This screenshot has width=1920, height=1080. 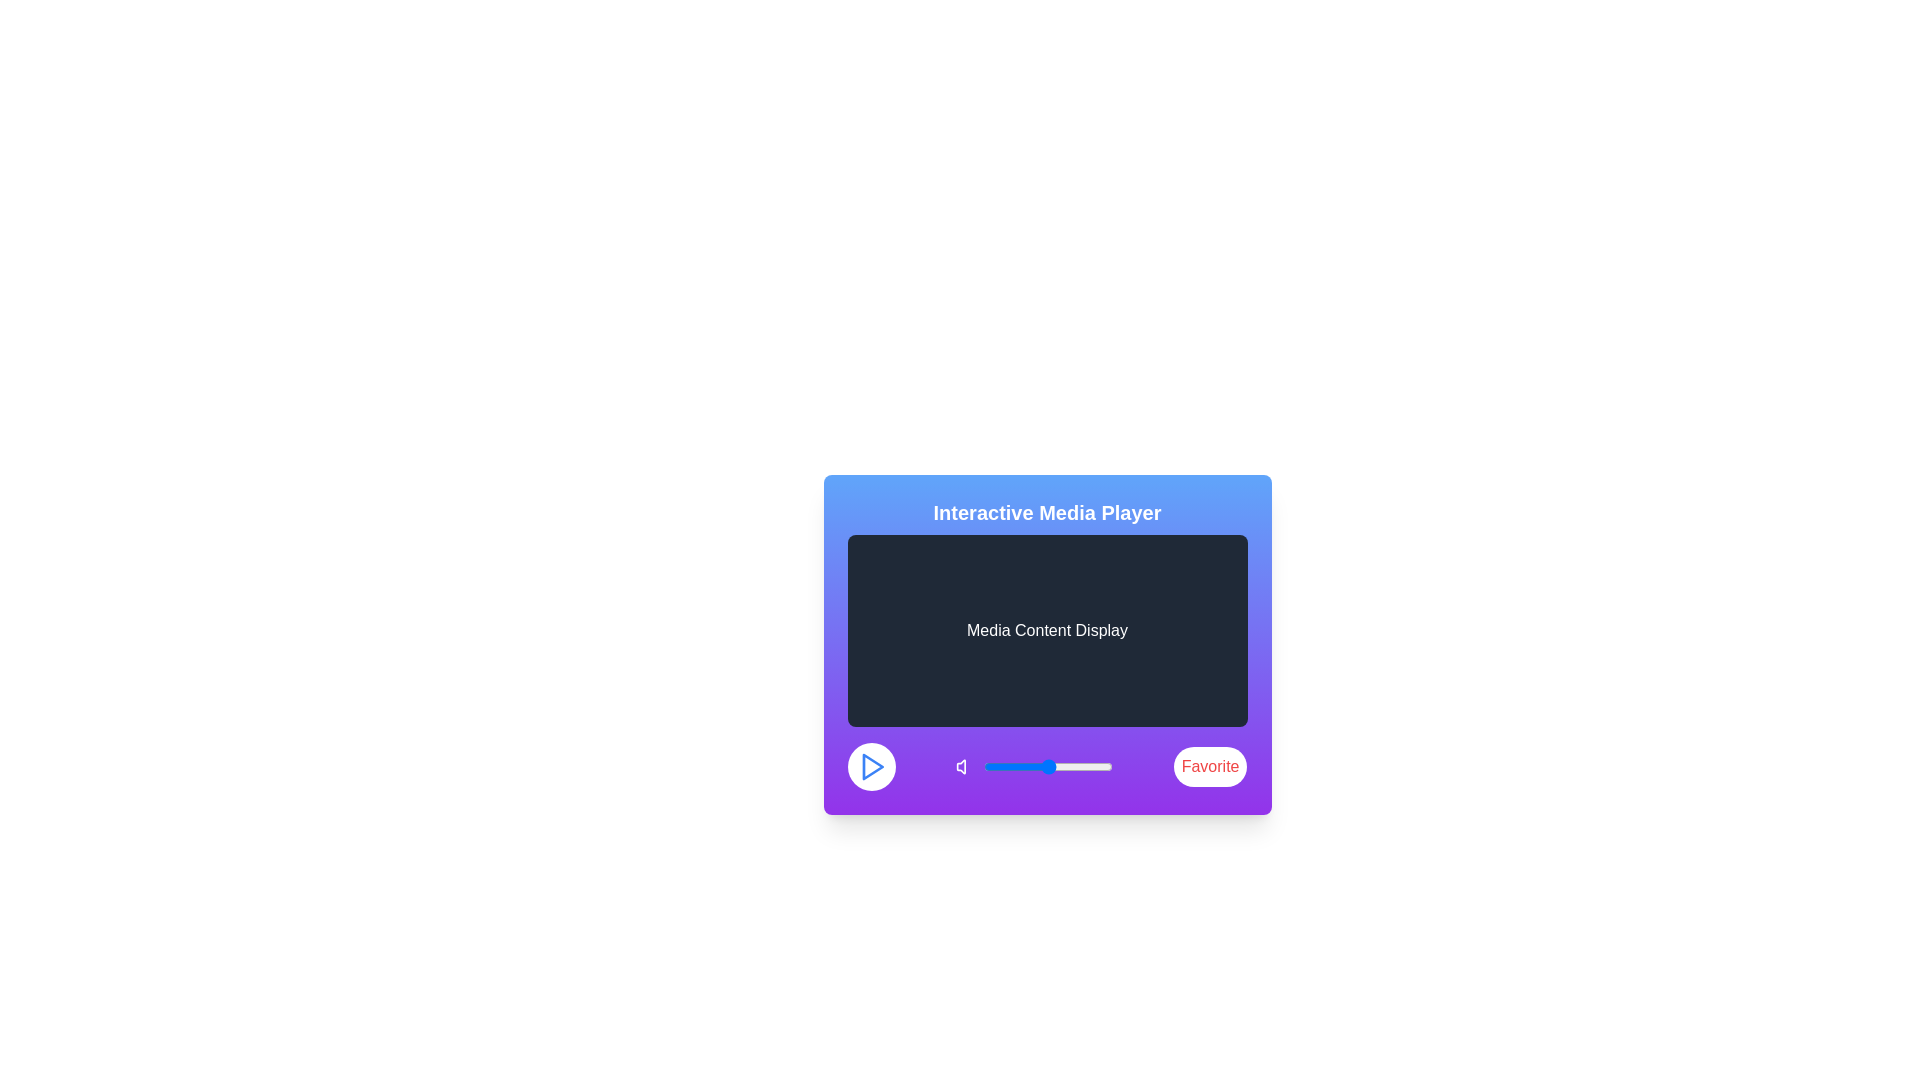 What do you see at coordinates (1029, 766) in the screenshot?
I see `the slider` at bounding box center [1029, 766].